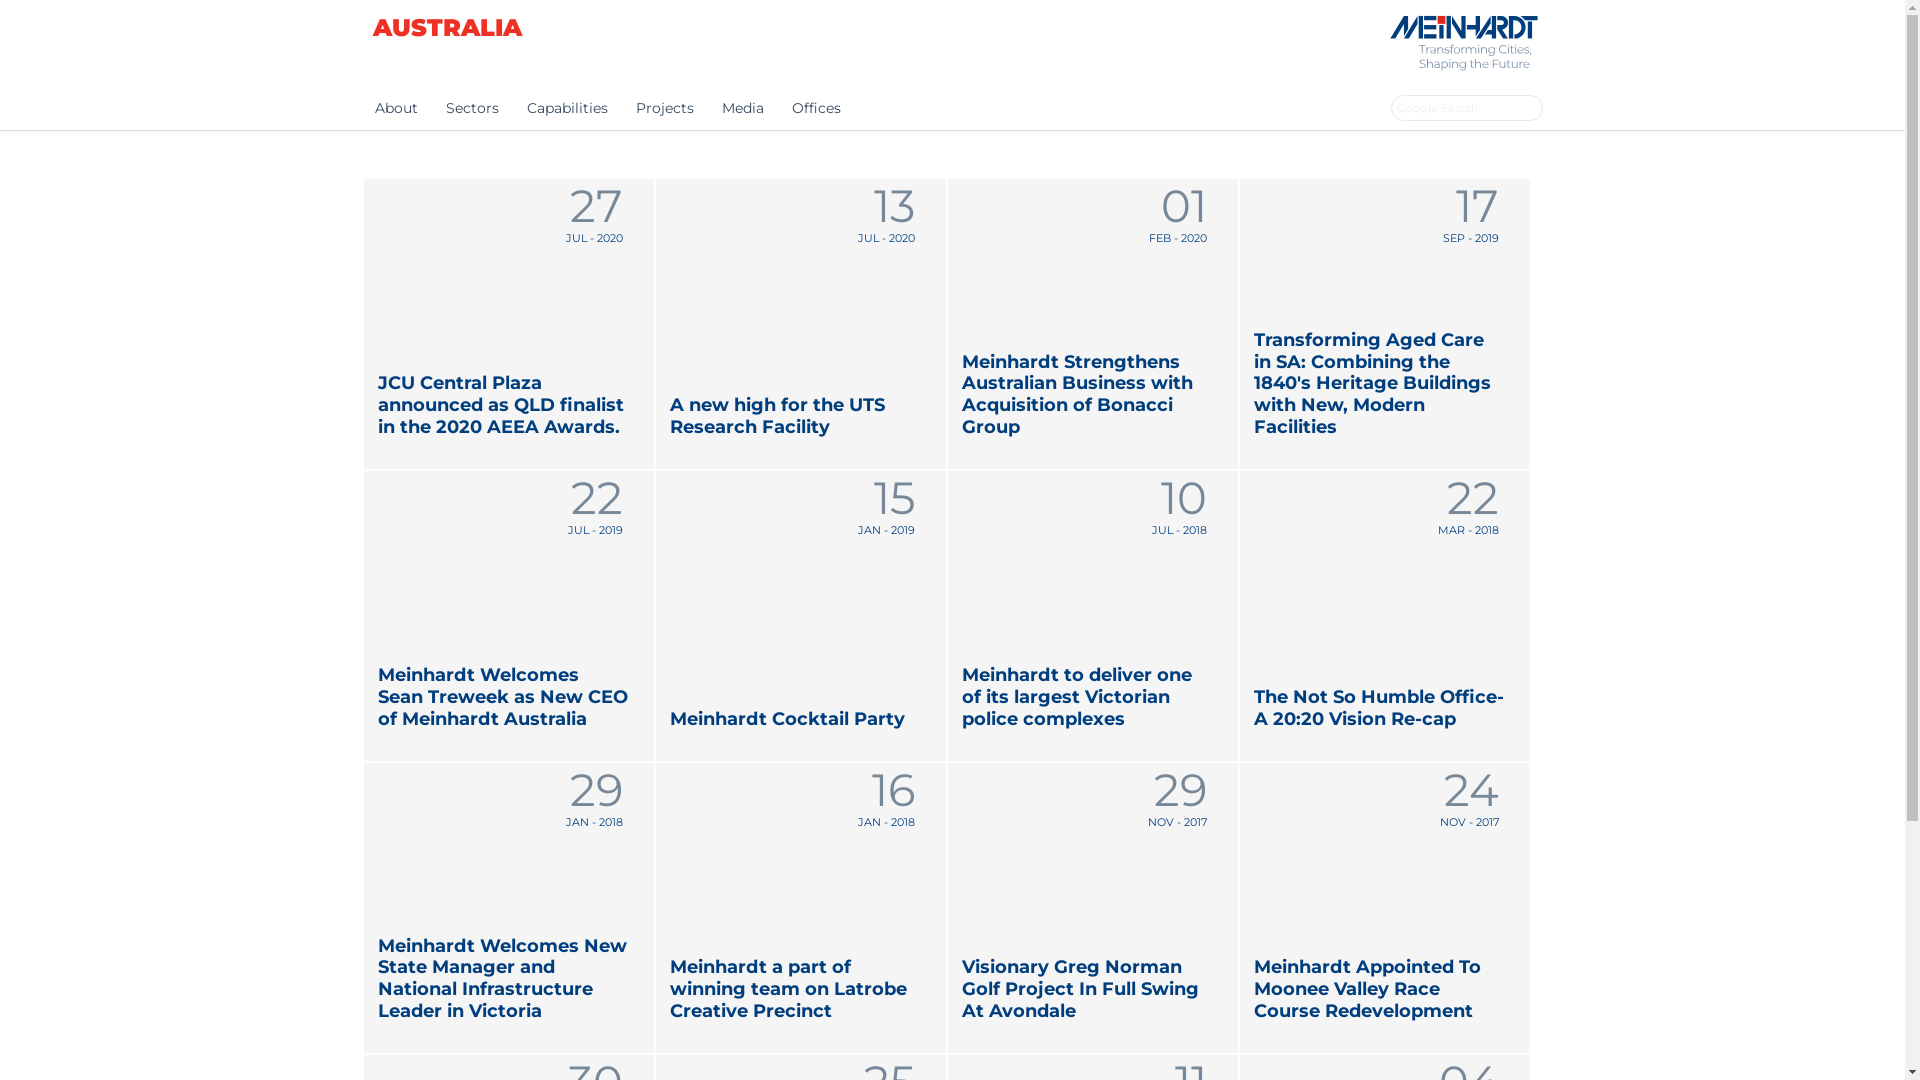 The image size is (1920, 1080). What do you see at coordinates (471, 108) in the screenshot?
I see `'Sectors'` at bounding box center [471, 108].